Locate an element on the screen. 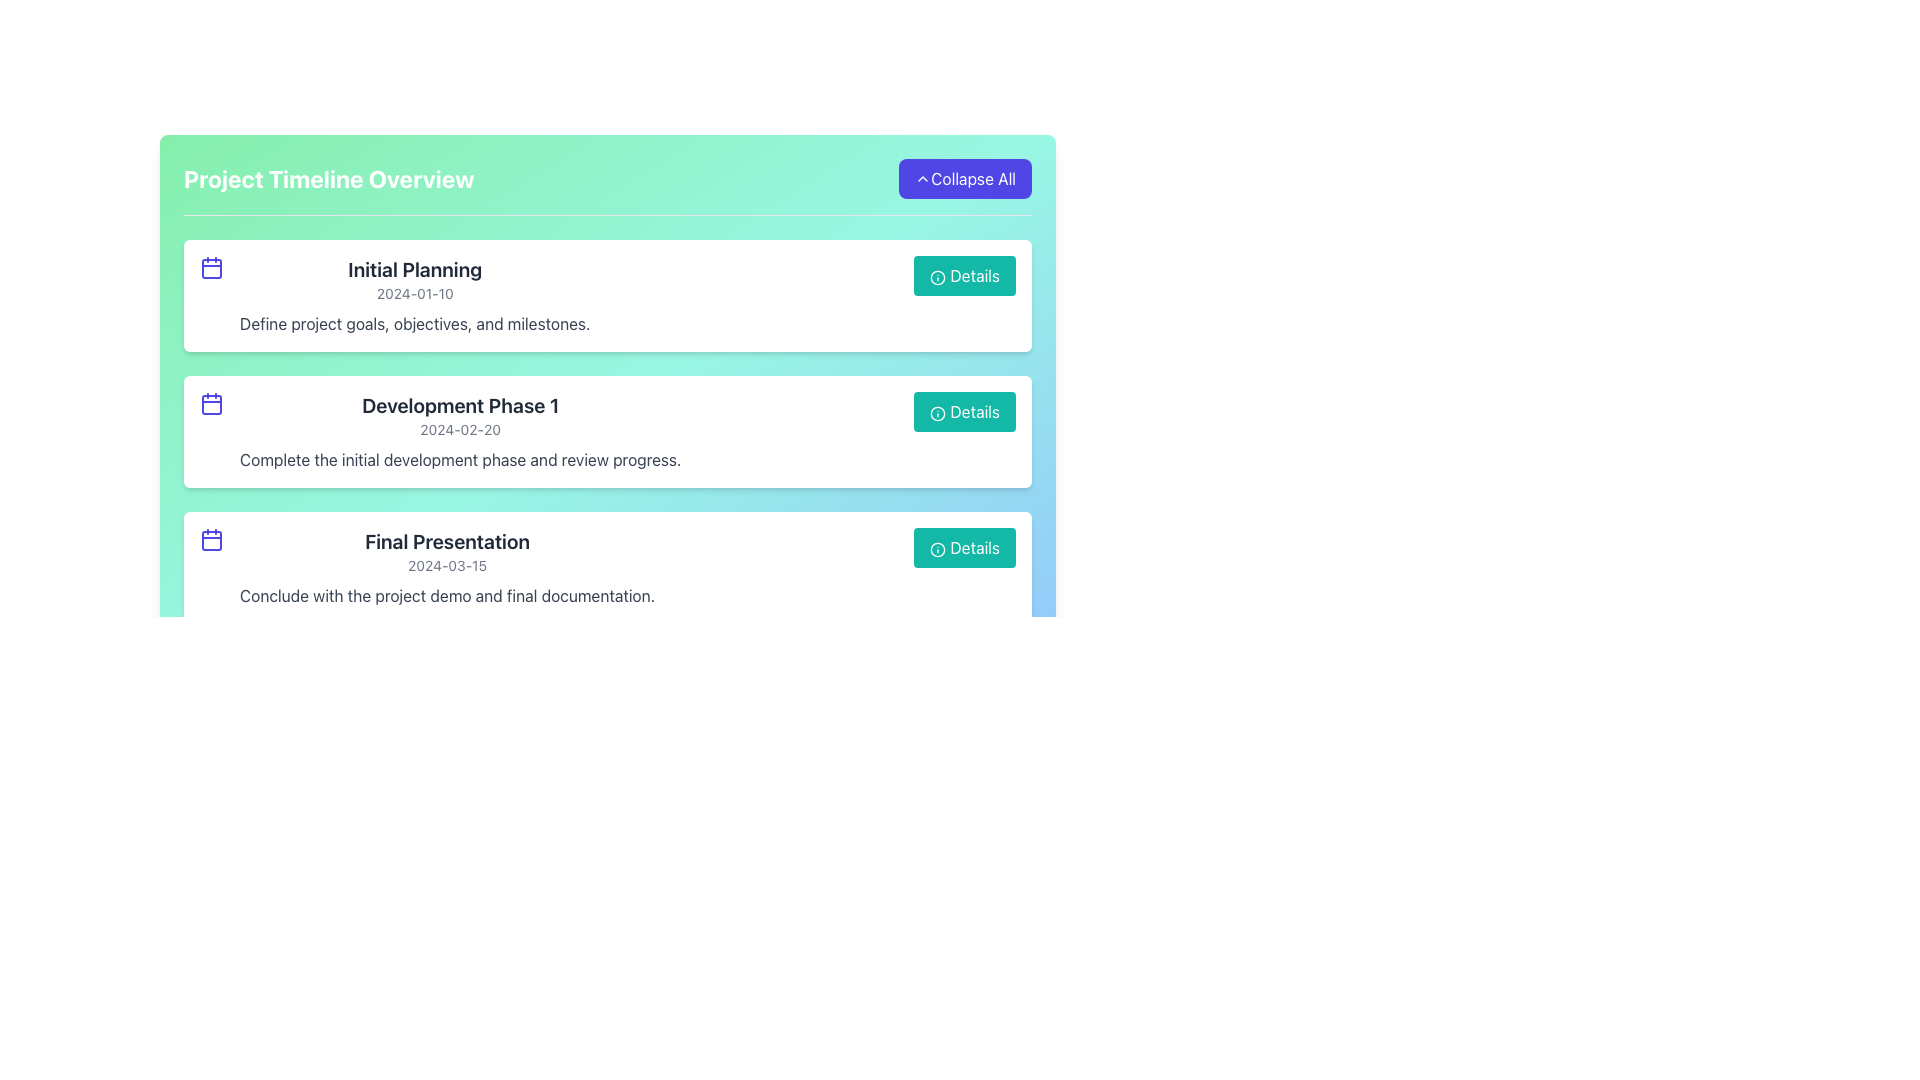  the Chevron icon located at the top-right corner of the 'Project Timeline Overview' section is located at coordinates (921, 177).